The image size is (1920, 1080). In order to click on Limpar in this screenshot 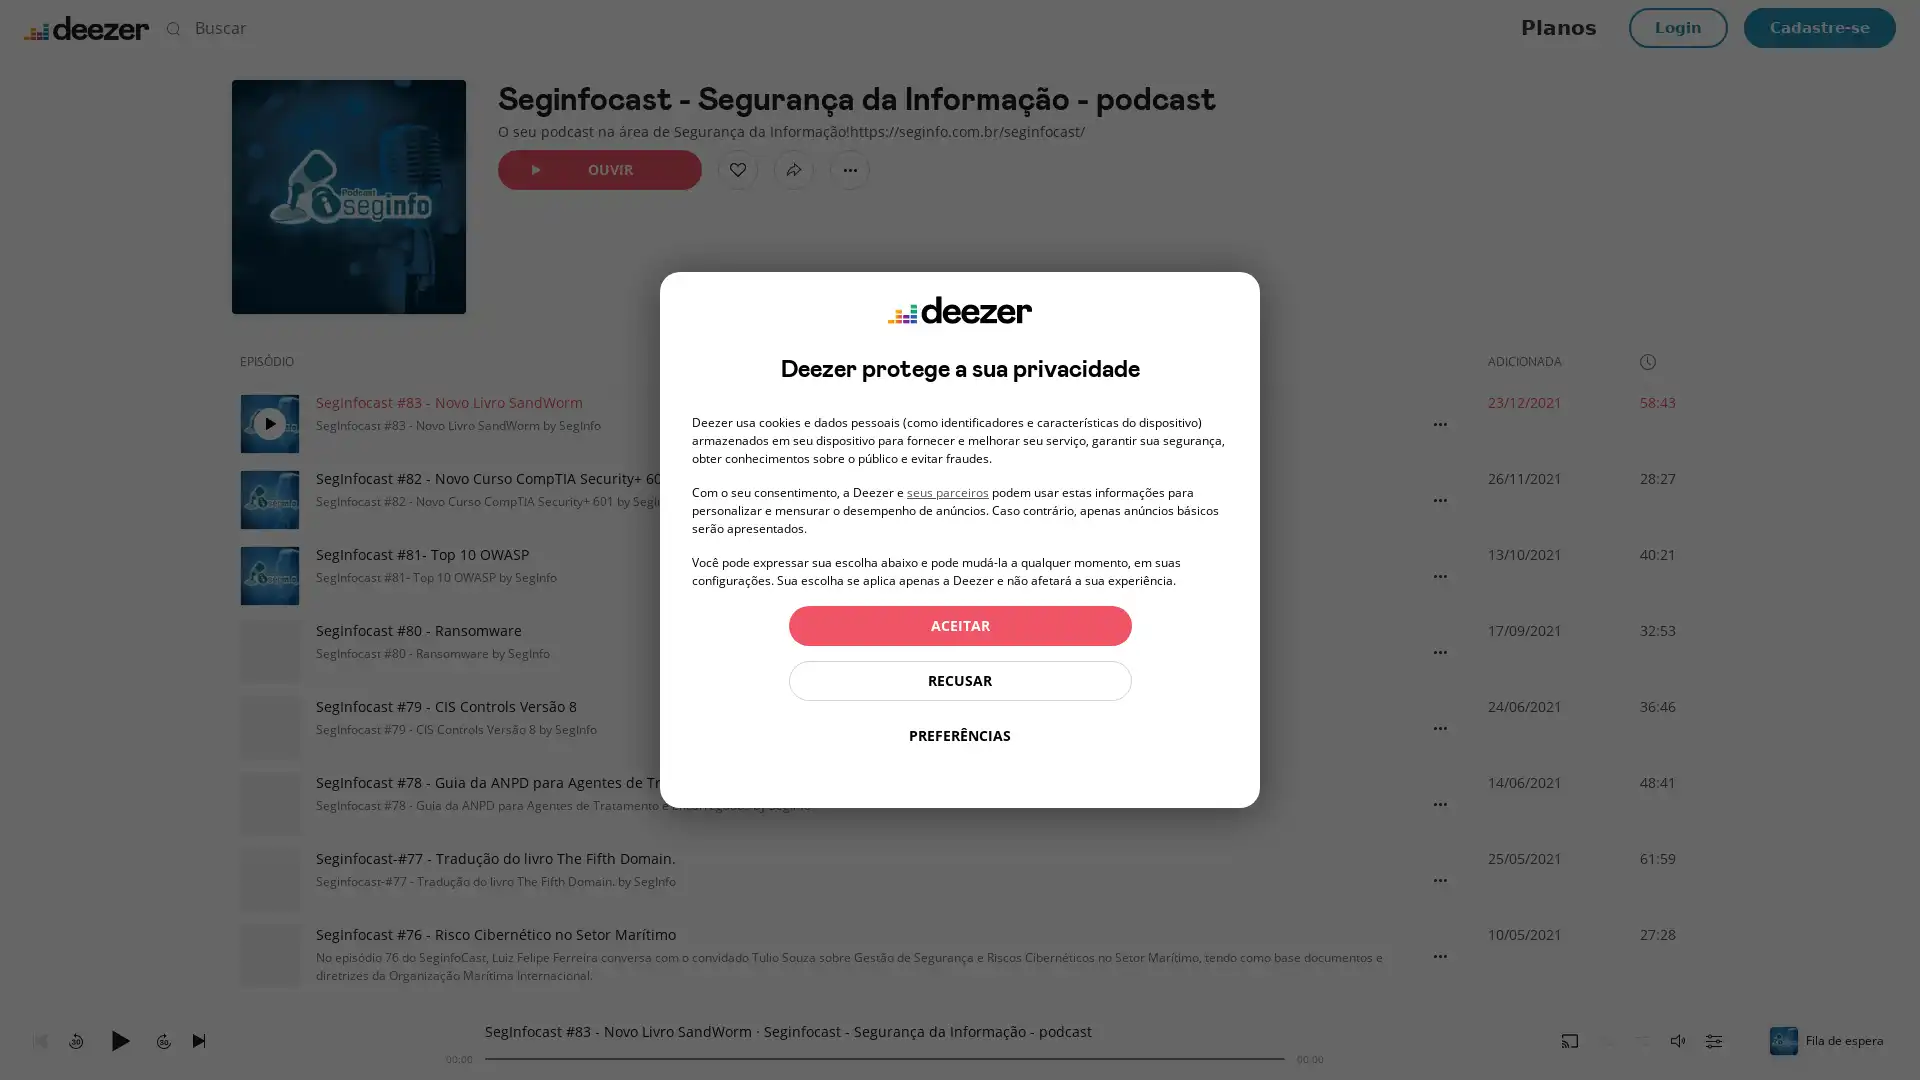, I will do `click(1275, 27)`.